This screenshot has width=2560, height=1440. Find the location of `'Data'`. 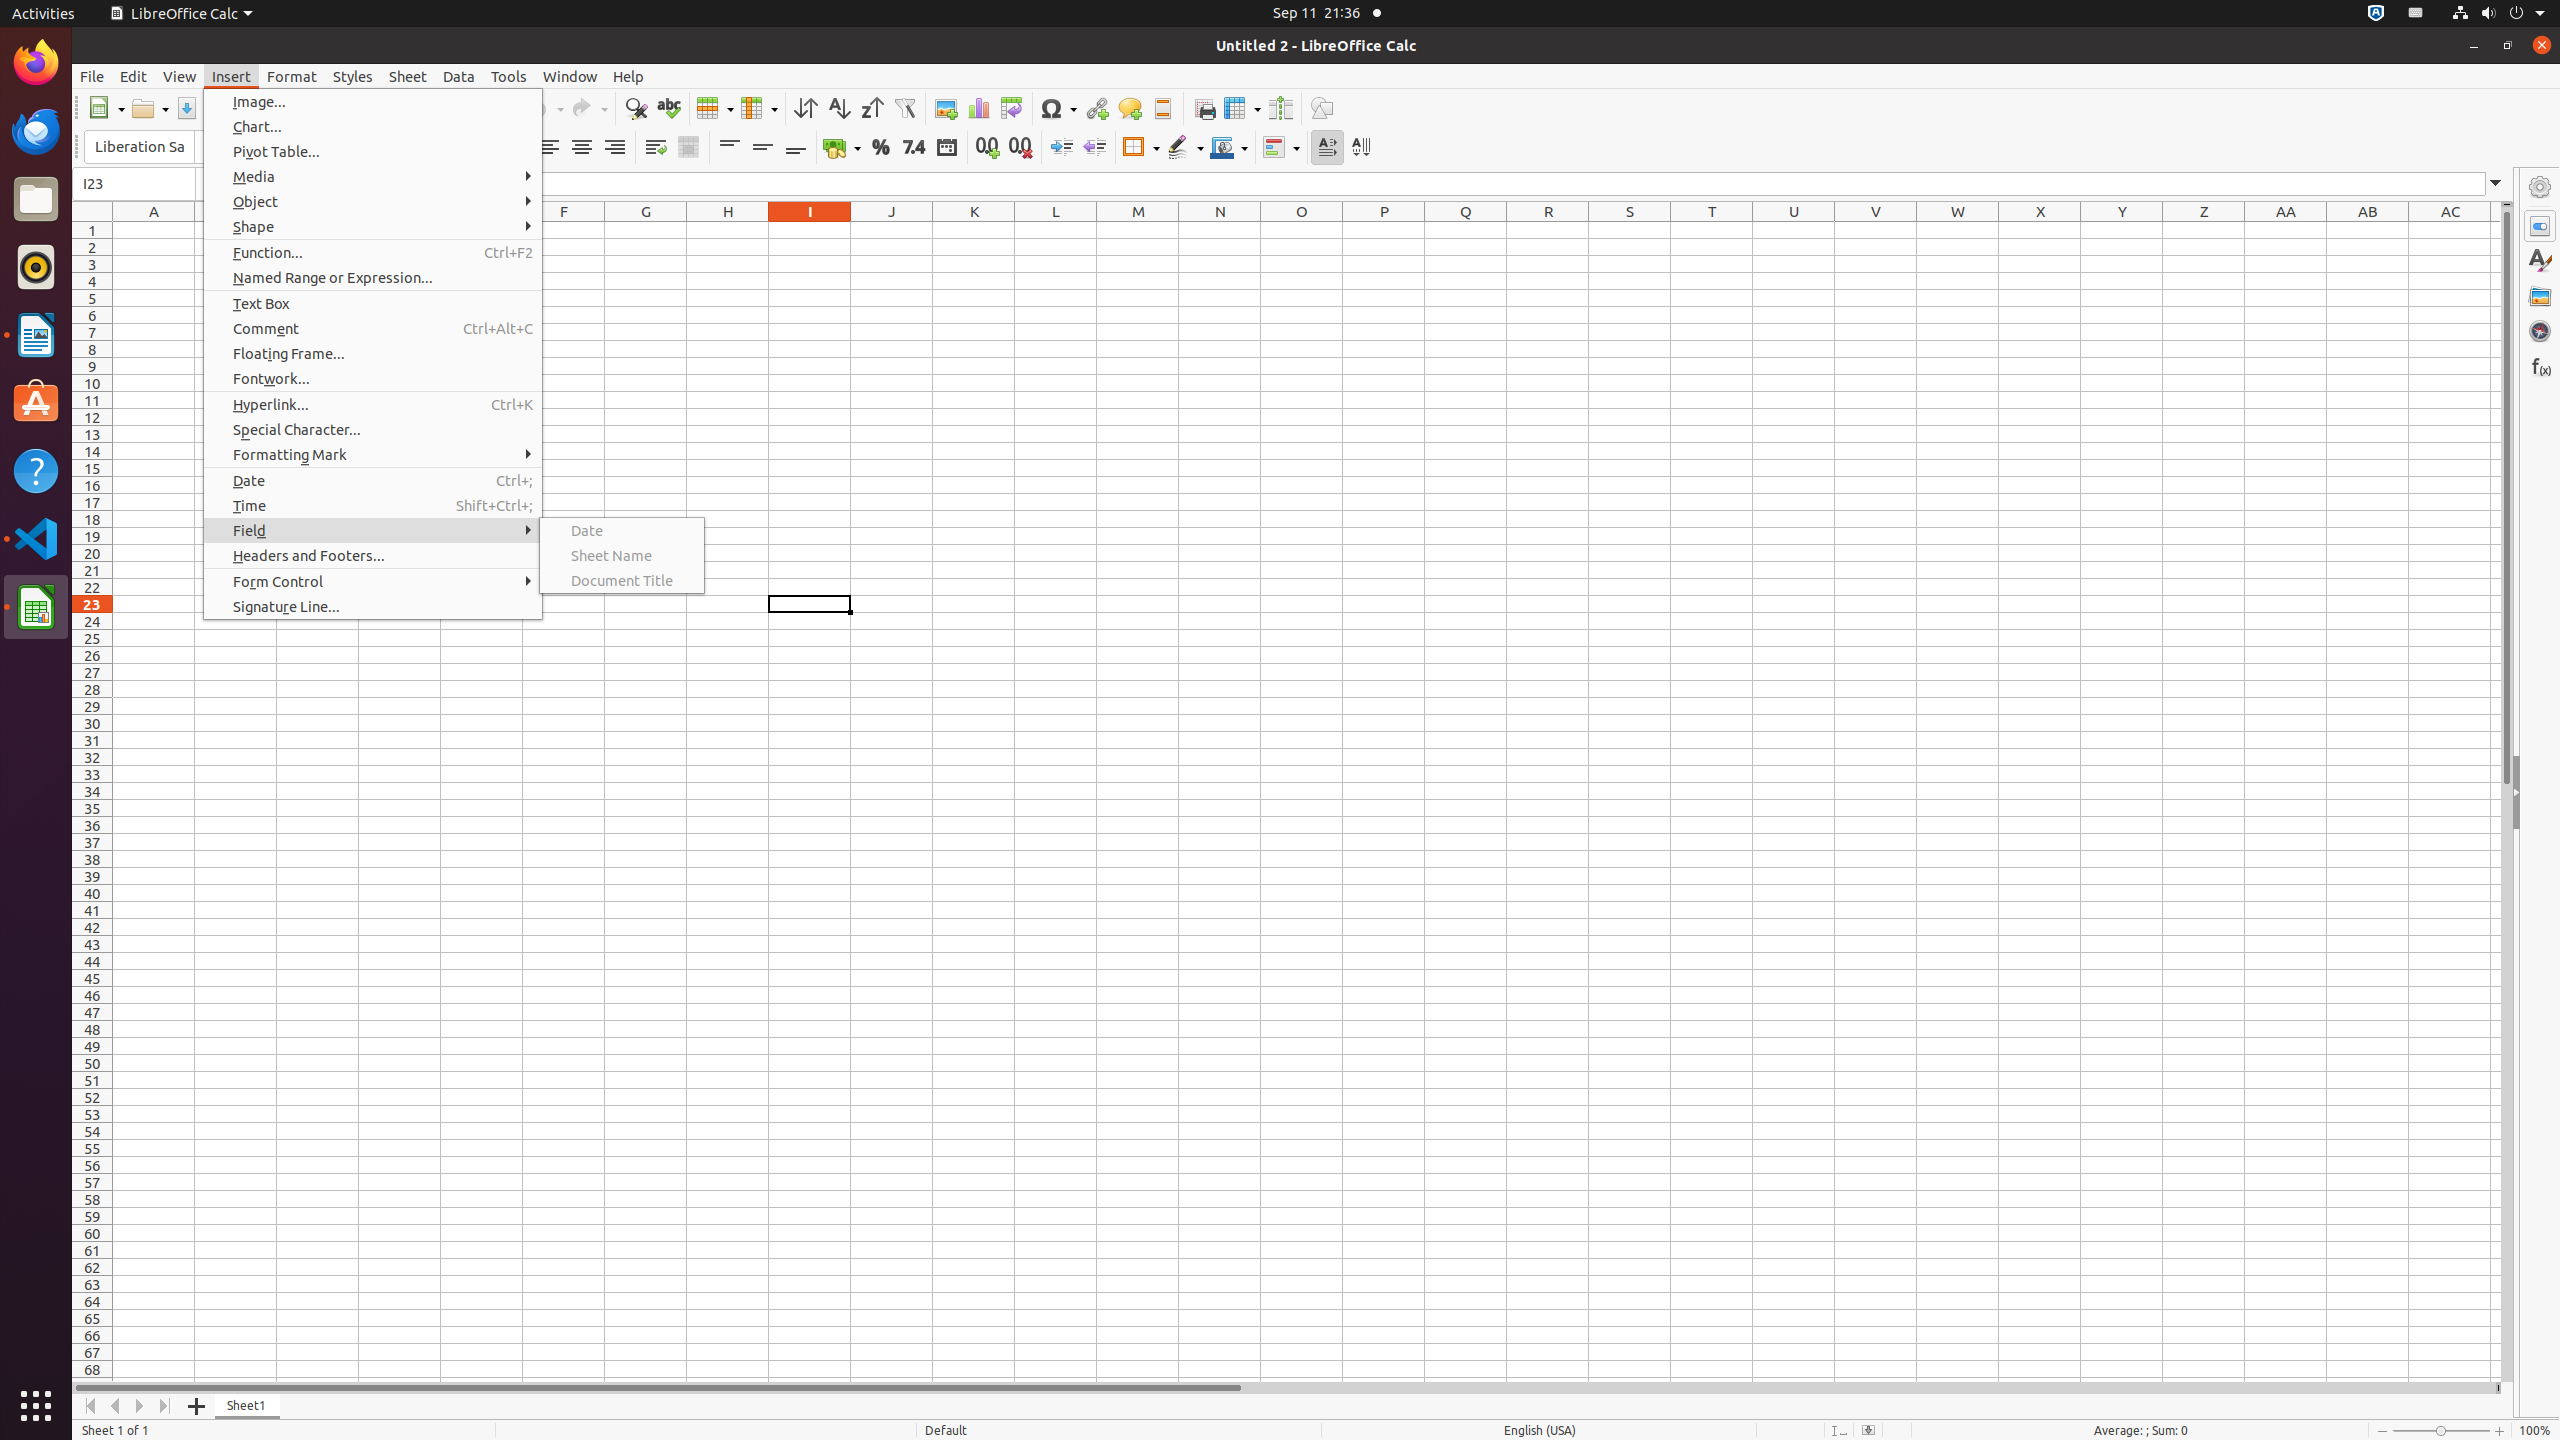

'Data' is located at coordinates (458, 76).